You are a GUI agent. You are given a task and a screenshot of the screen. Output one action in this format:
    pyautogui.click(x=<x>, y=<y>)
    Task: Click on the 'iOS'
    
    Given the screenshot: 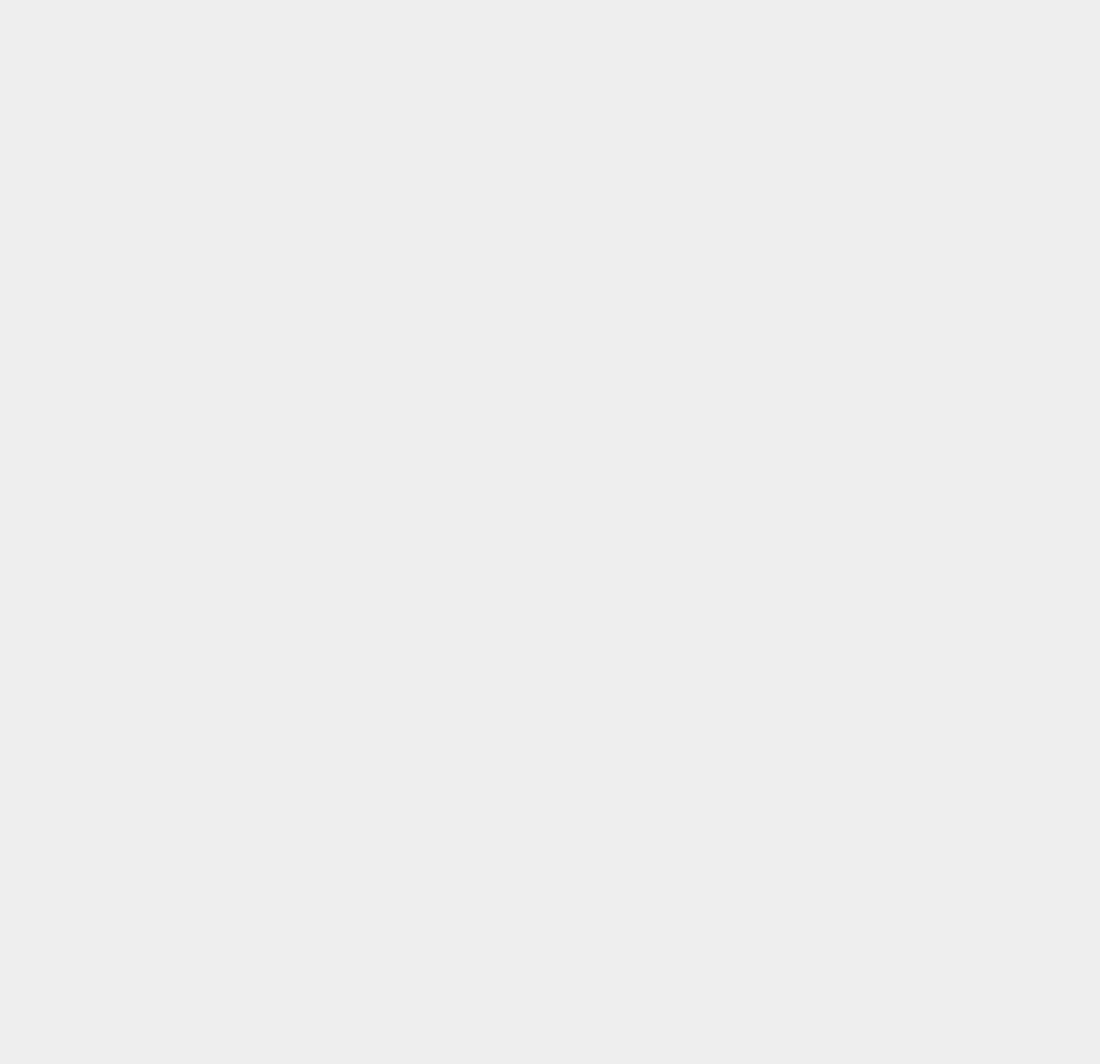 What is the action you would take?
    pyautogui.click(x=788, y=384)
    